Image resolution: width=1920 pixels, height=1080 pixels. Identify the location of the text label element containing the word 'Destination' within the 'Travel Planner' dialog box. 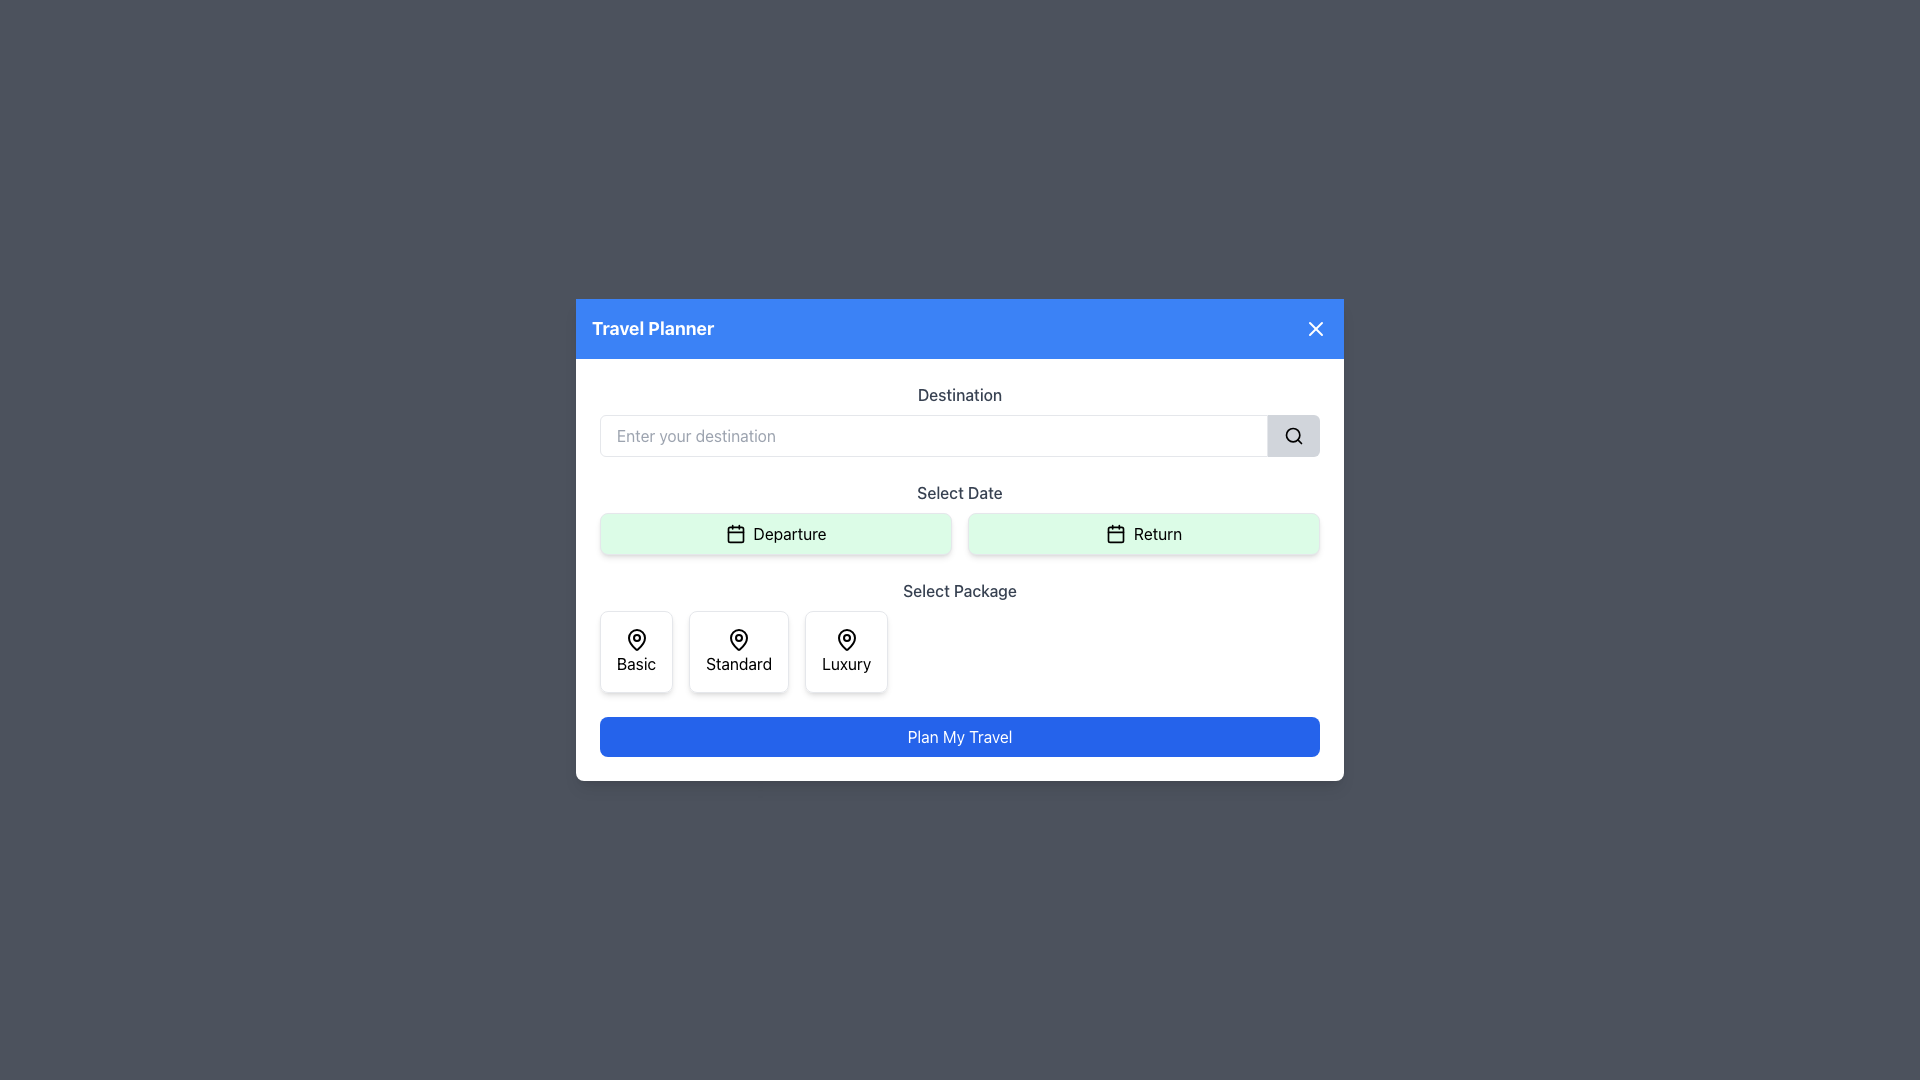
(960, 394).